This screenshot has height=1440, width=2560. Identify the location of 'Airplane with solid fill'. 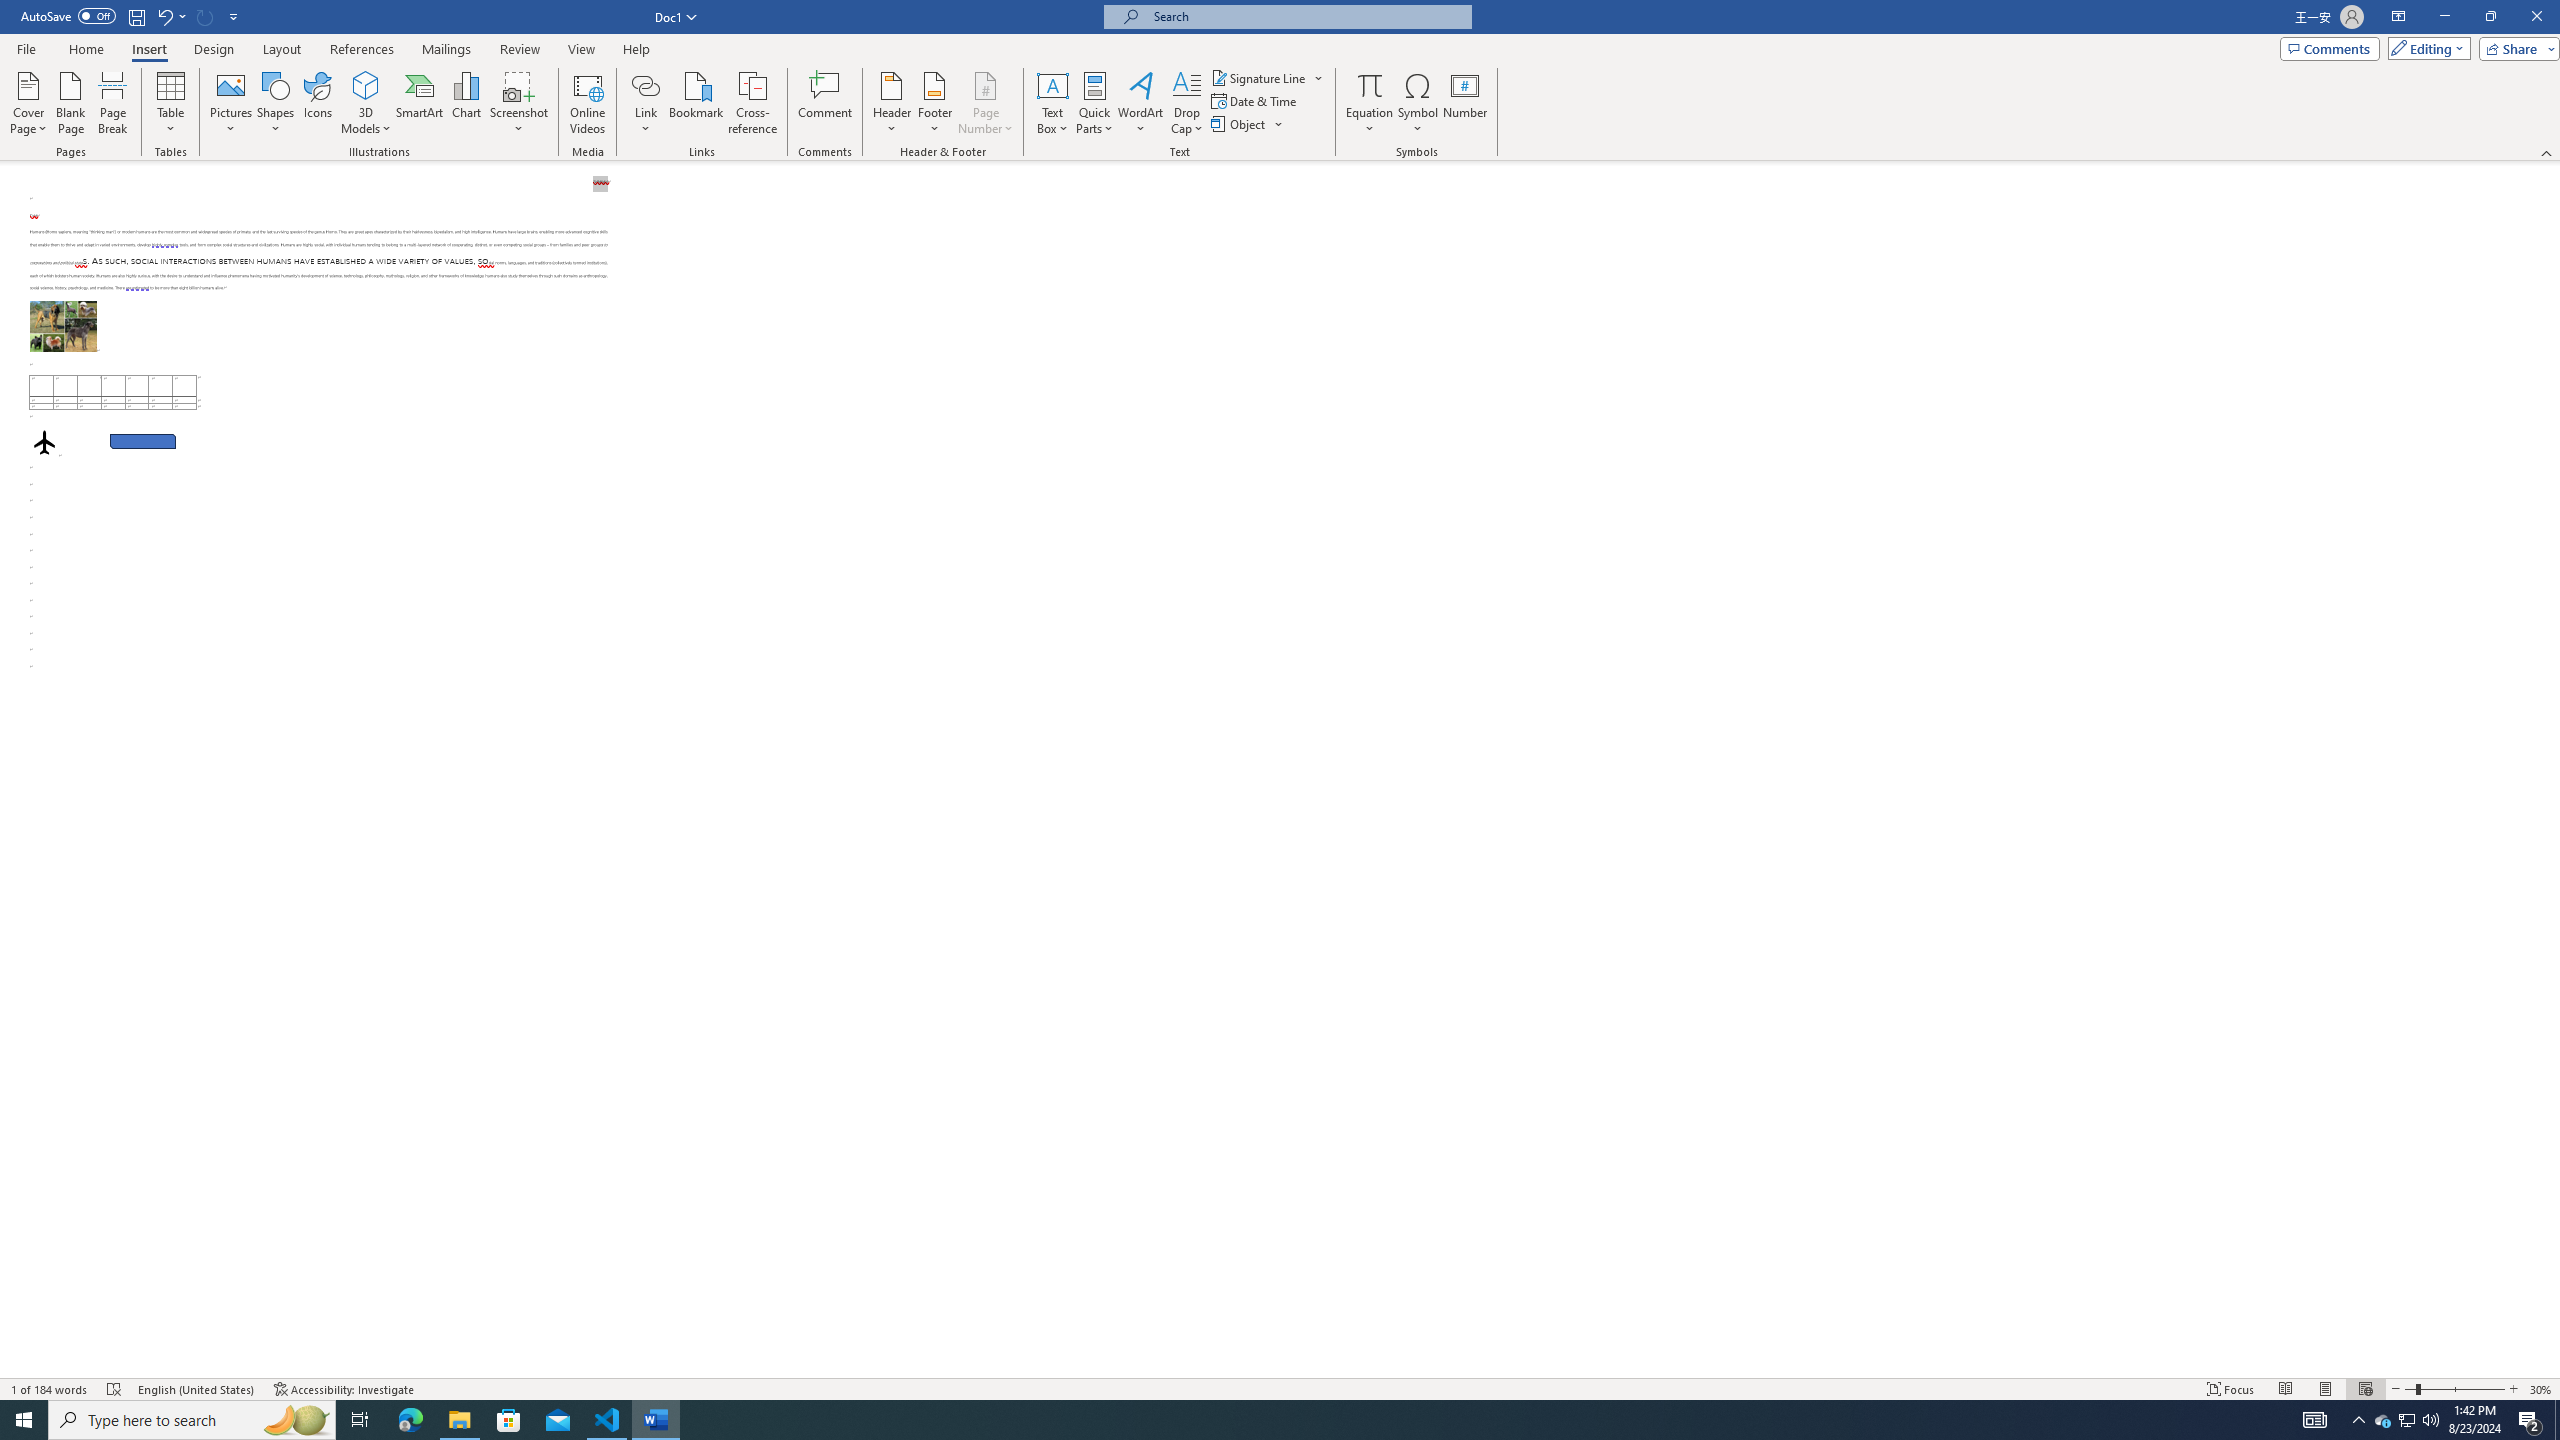
(44, 441).